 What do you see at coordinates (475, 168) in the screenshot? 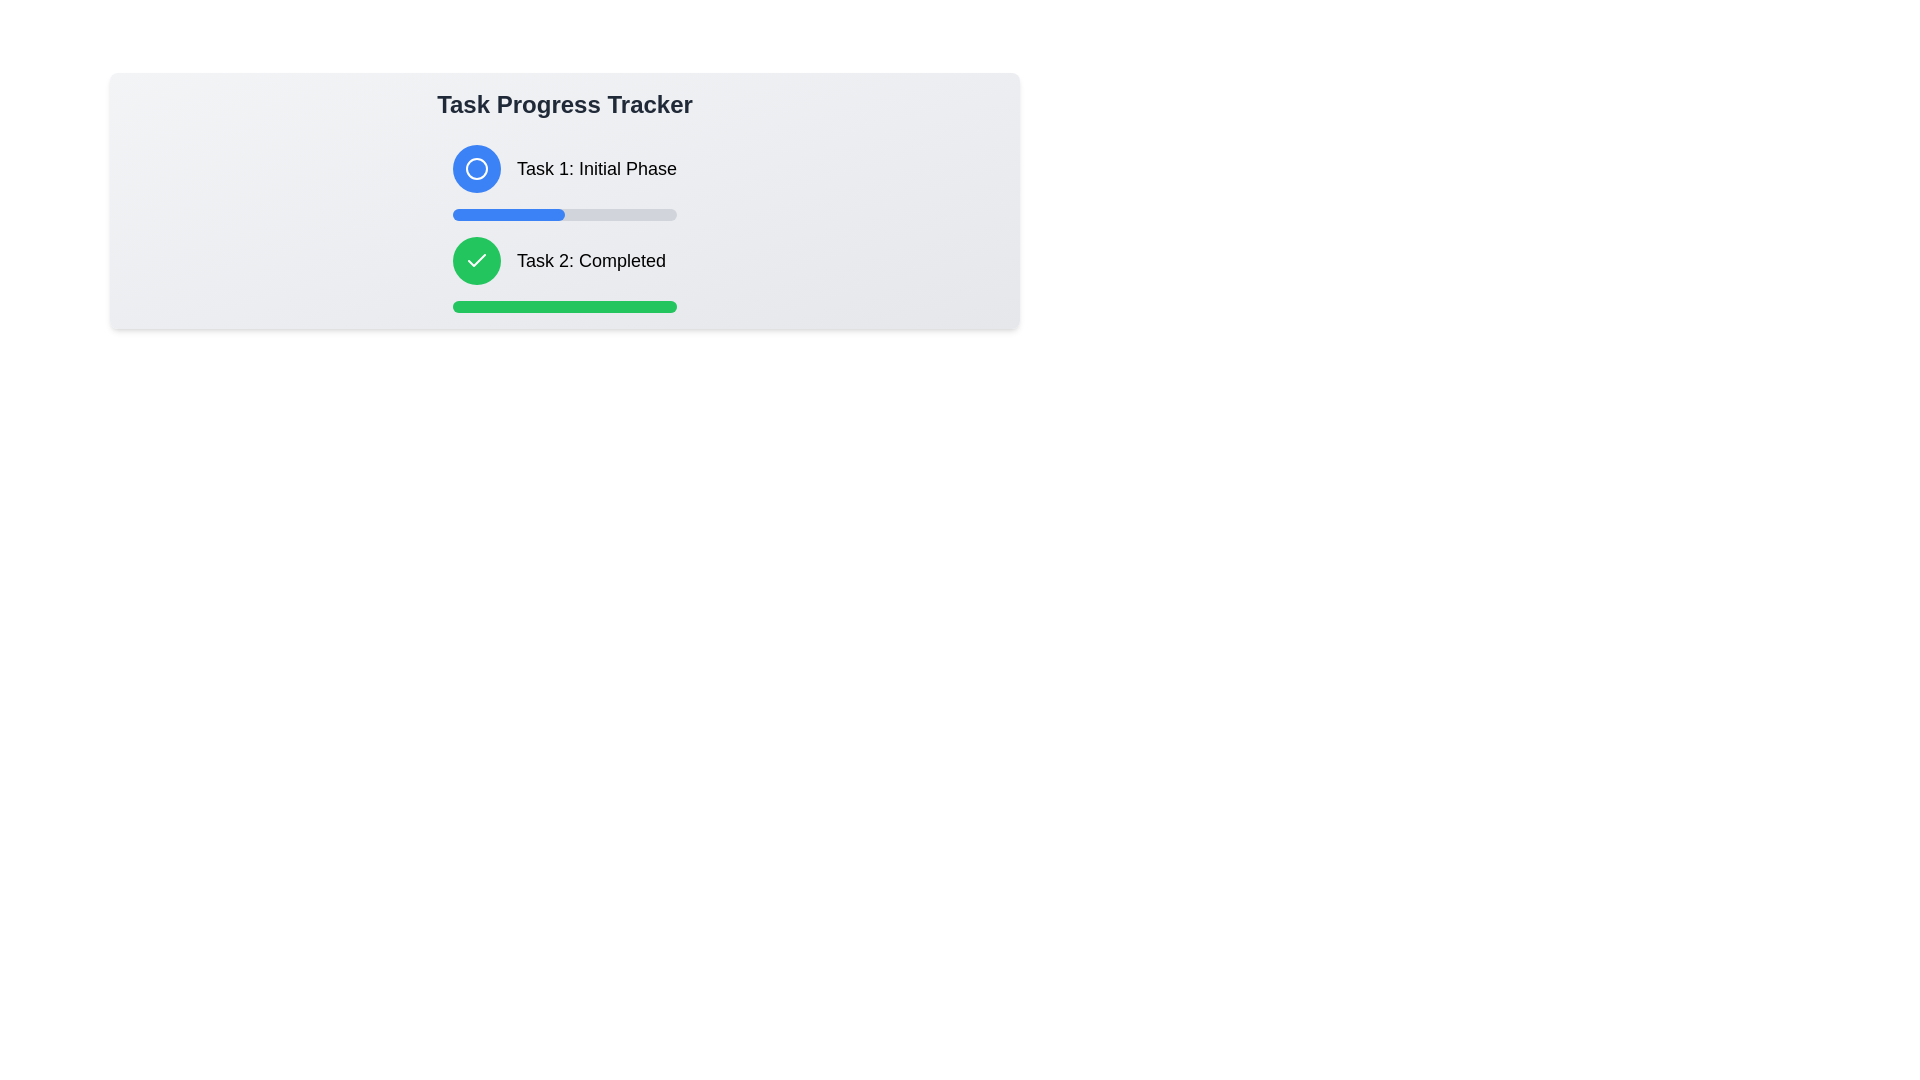
I see `the Circular SVG shape` at bounding box center [475, 168].